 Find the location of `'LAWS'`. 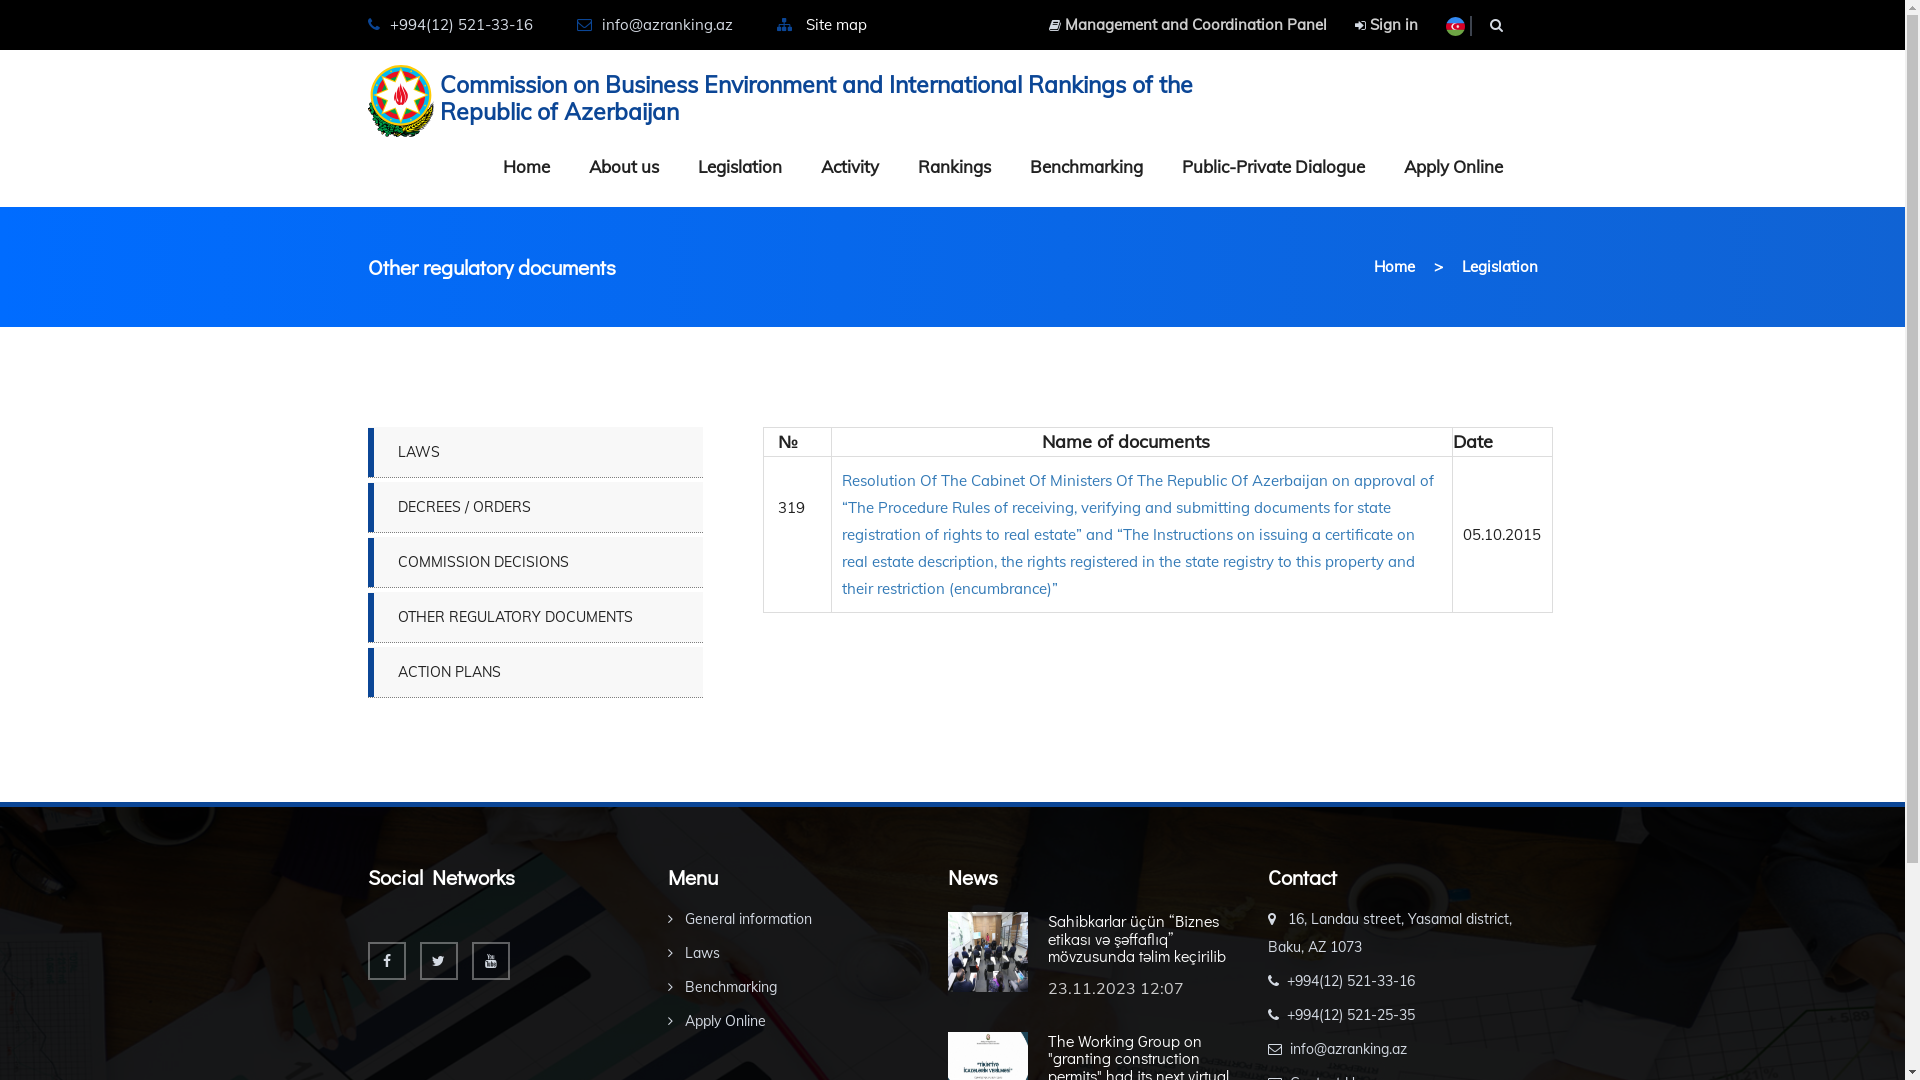

'LAWS' is located at coordinates (535, 451).